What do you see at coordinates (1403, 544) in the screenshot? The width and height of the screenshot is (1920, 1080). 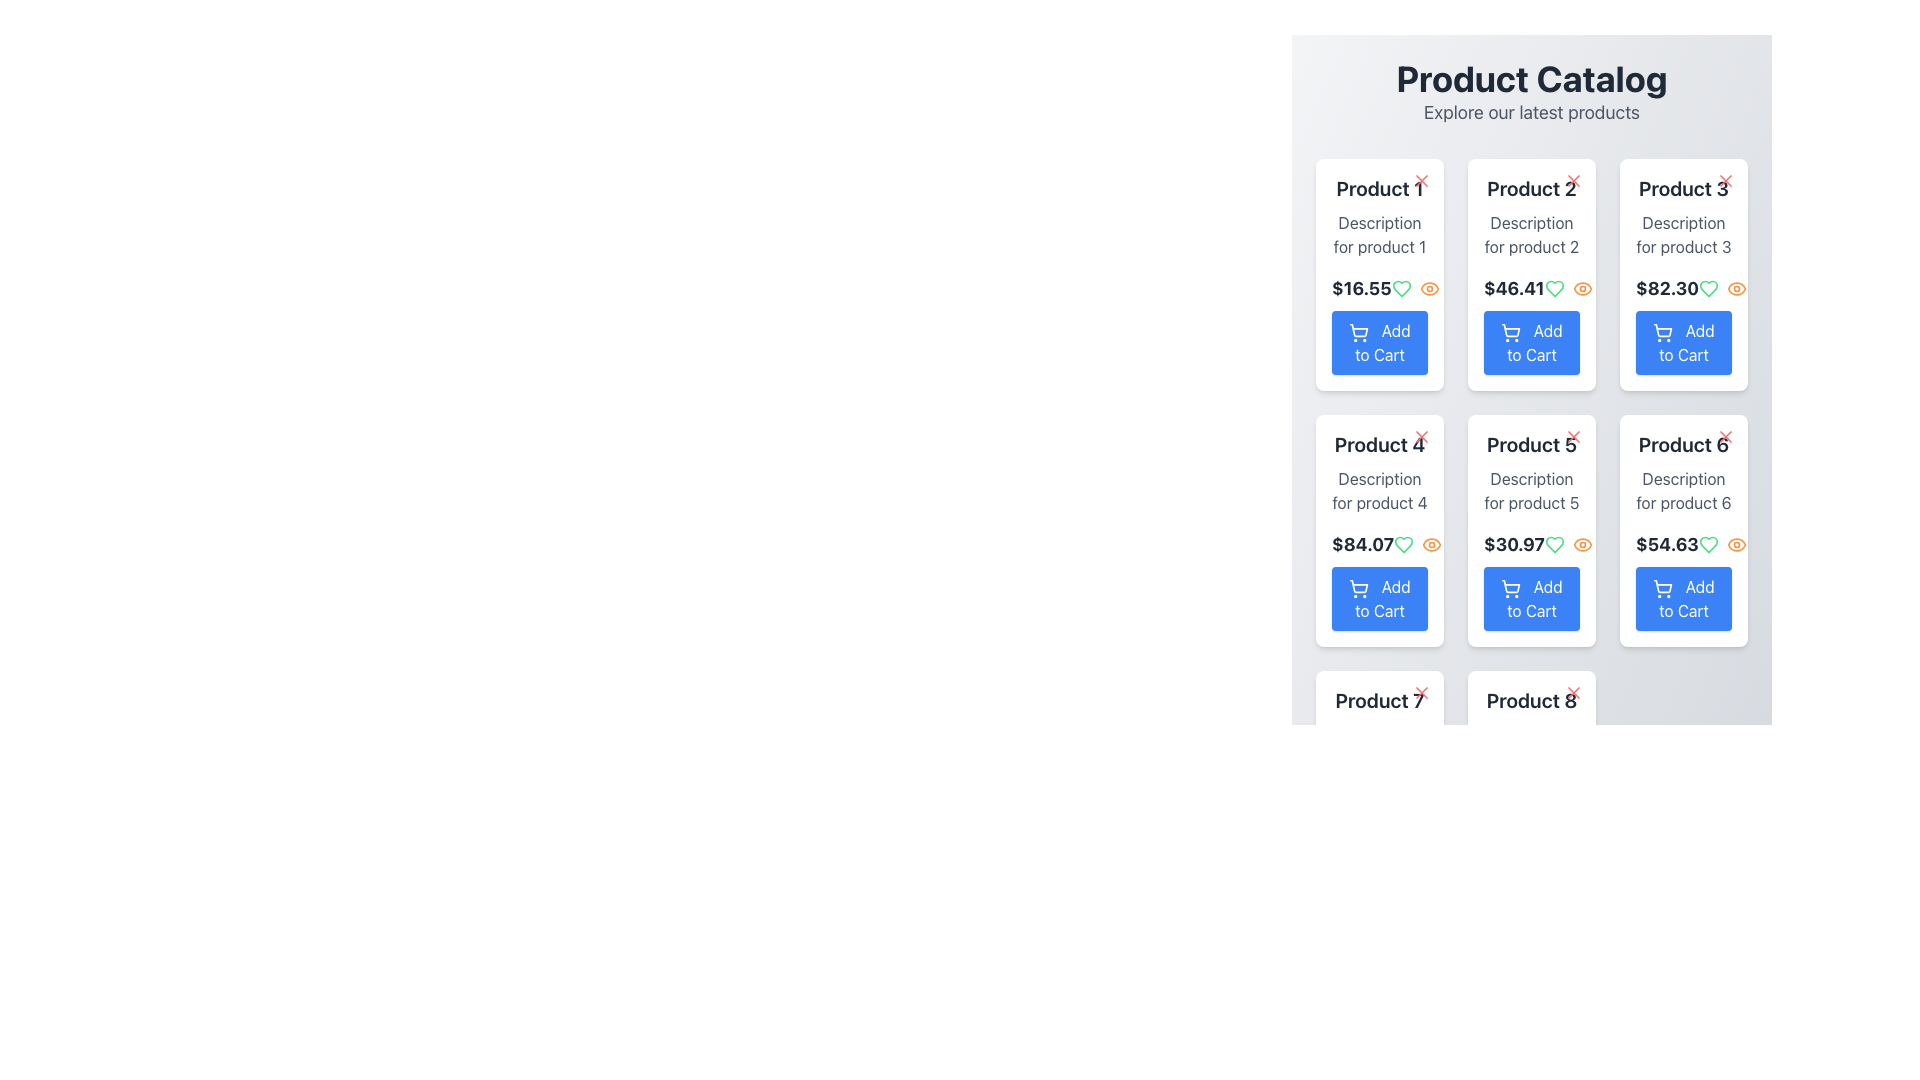 I see `the favorite icon button located below the price text '$84.07' for 'Product 4'` at bounding box center [1403, 544].